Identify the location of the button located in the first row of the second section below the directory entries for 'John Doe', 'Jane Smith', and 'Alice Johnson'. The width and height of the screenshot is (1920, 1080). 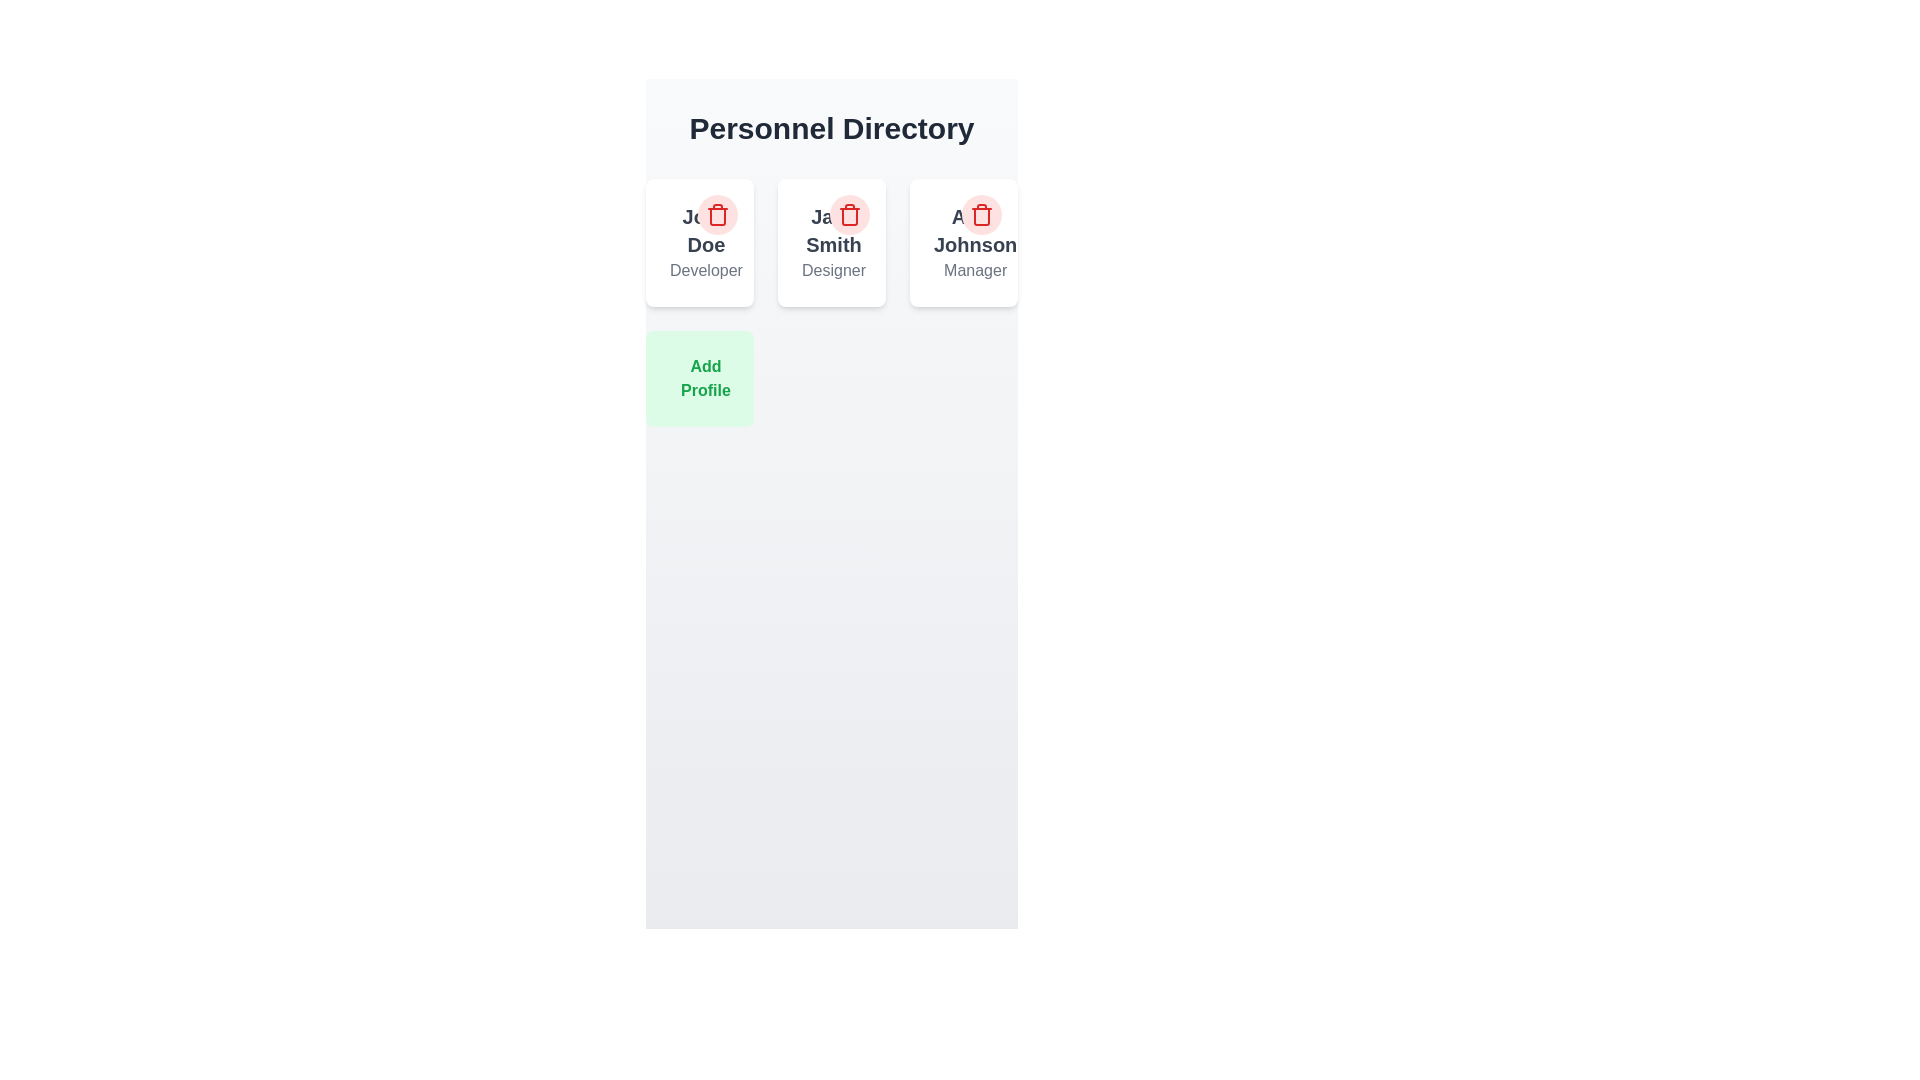
(700, 378).